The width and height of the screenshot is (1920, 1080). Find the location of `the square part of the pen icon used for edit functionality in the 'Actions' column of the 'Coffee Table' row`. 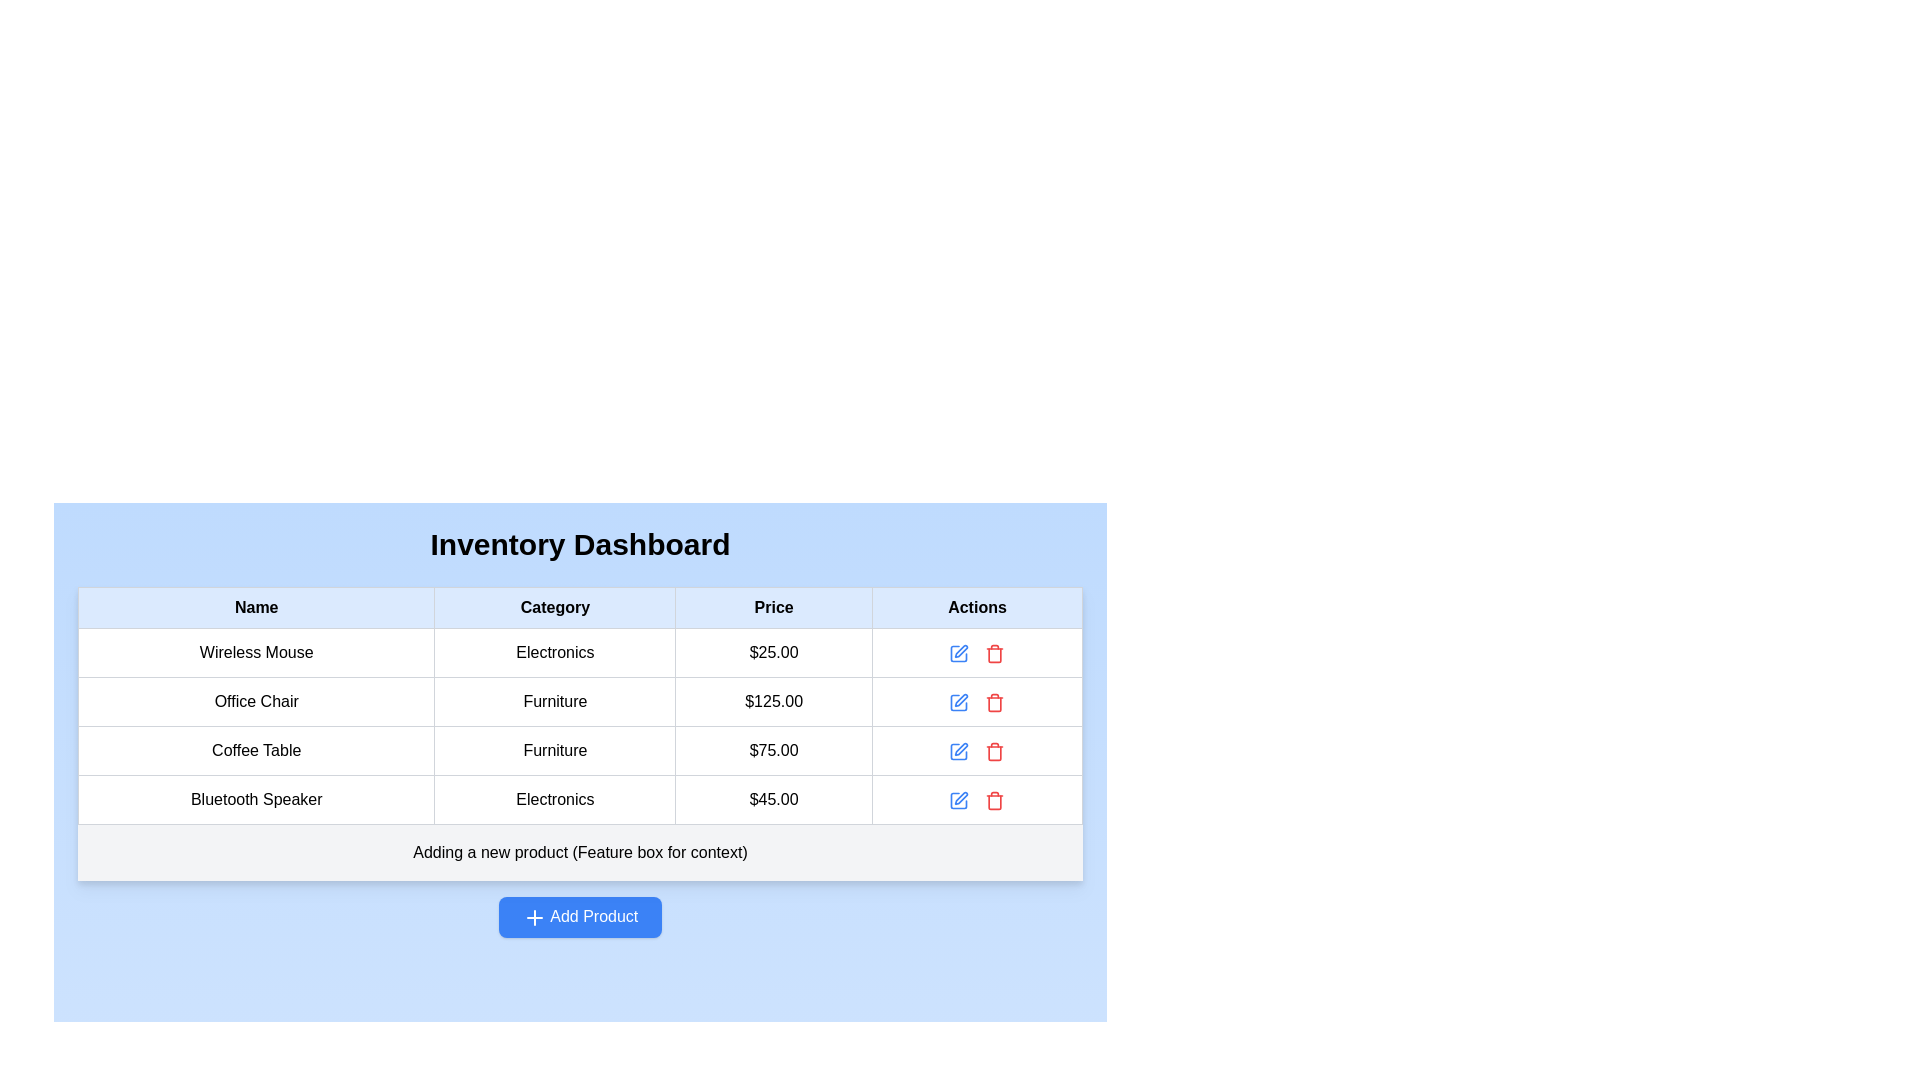

the square part of the pen icon used for edit functionality in the 'Actions' column of the 'Coffee Table' row is located at coordinates (958, 751).